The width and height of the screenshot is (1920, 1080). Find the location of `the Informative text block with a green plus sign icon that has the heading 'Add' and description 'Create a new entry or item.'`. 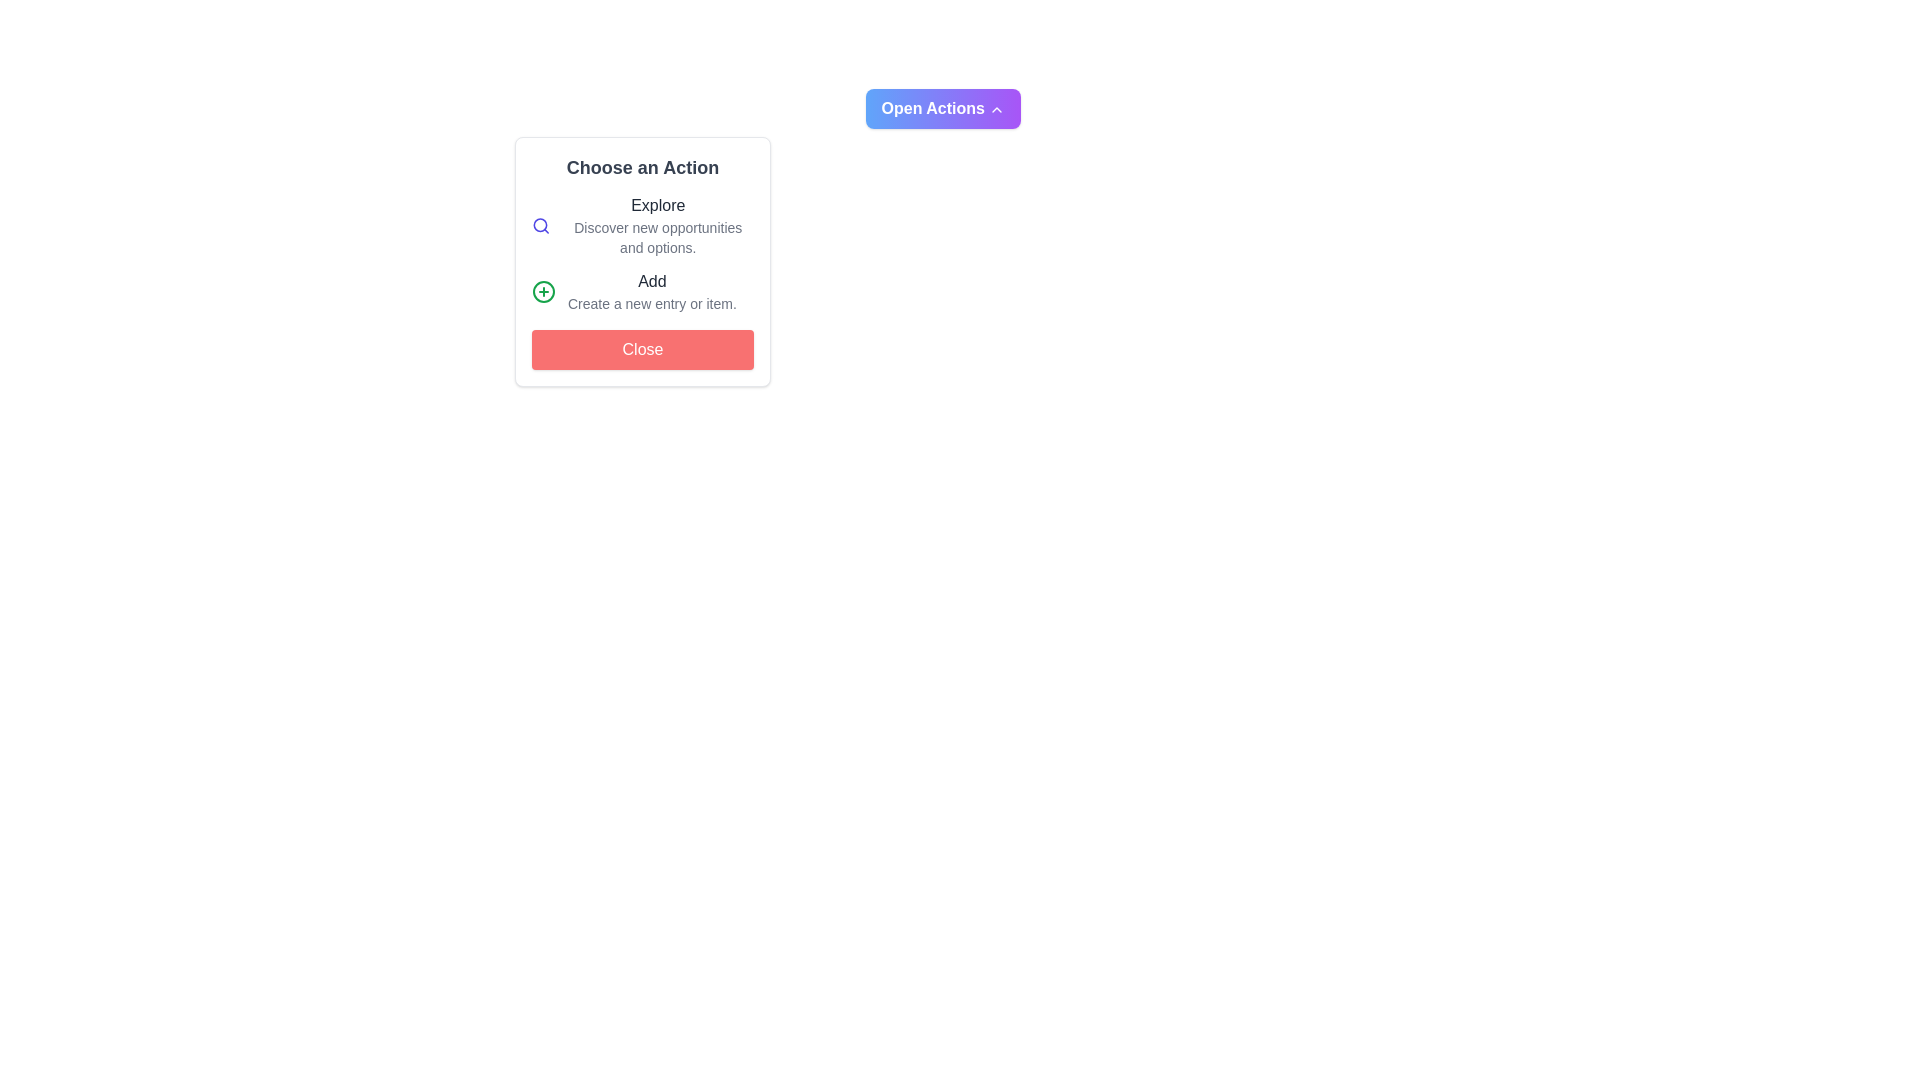

the Informative text block with a green plus sign icon that has the heading 'Add' and description 'Create a new entry or item.' is located at coordinates (643, 292).